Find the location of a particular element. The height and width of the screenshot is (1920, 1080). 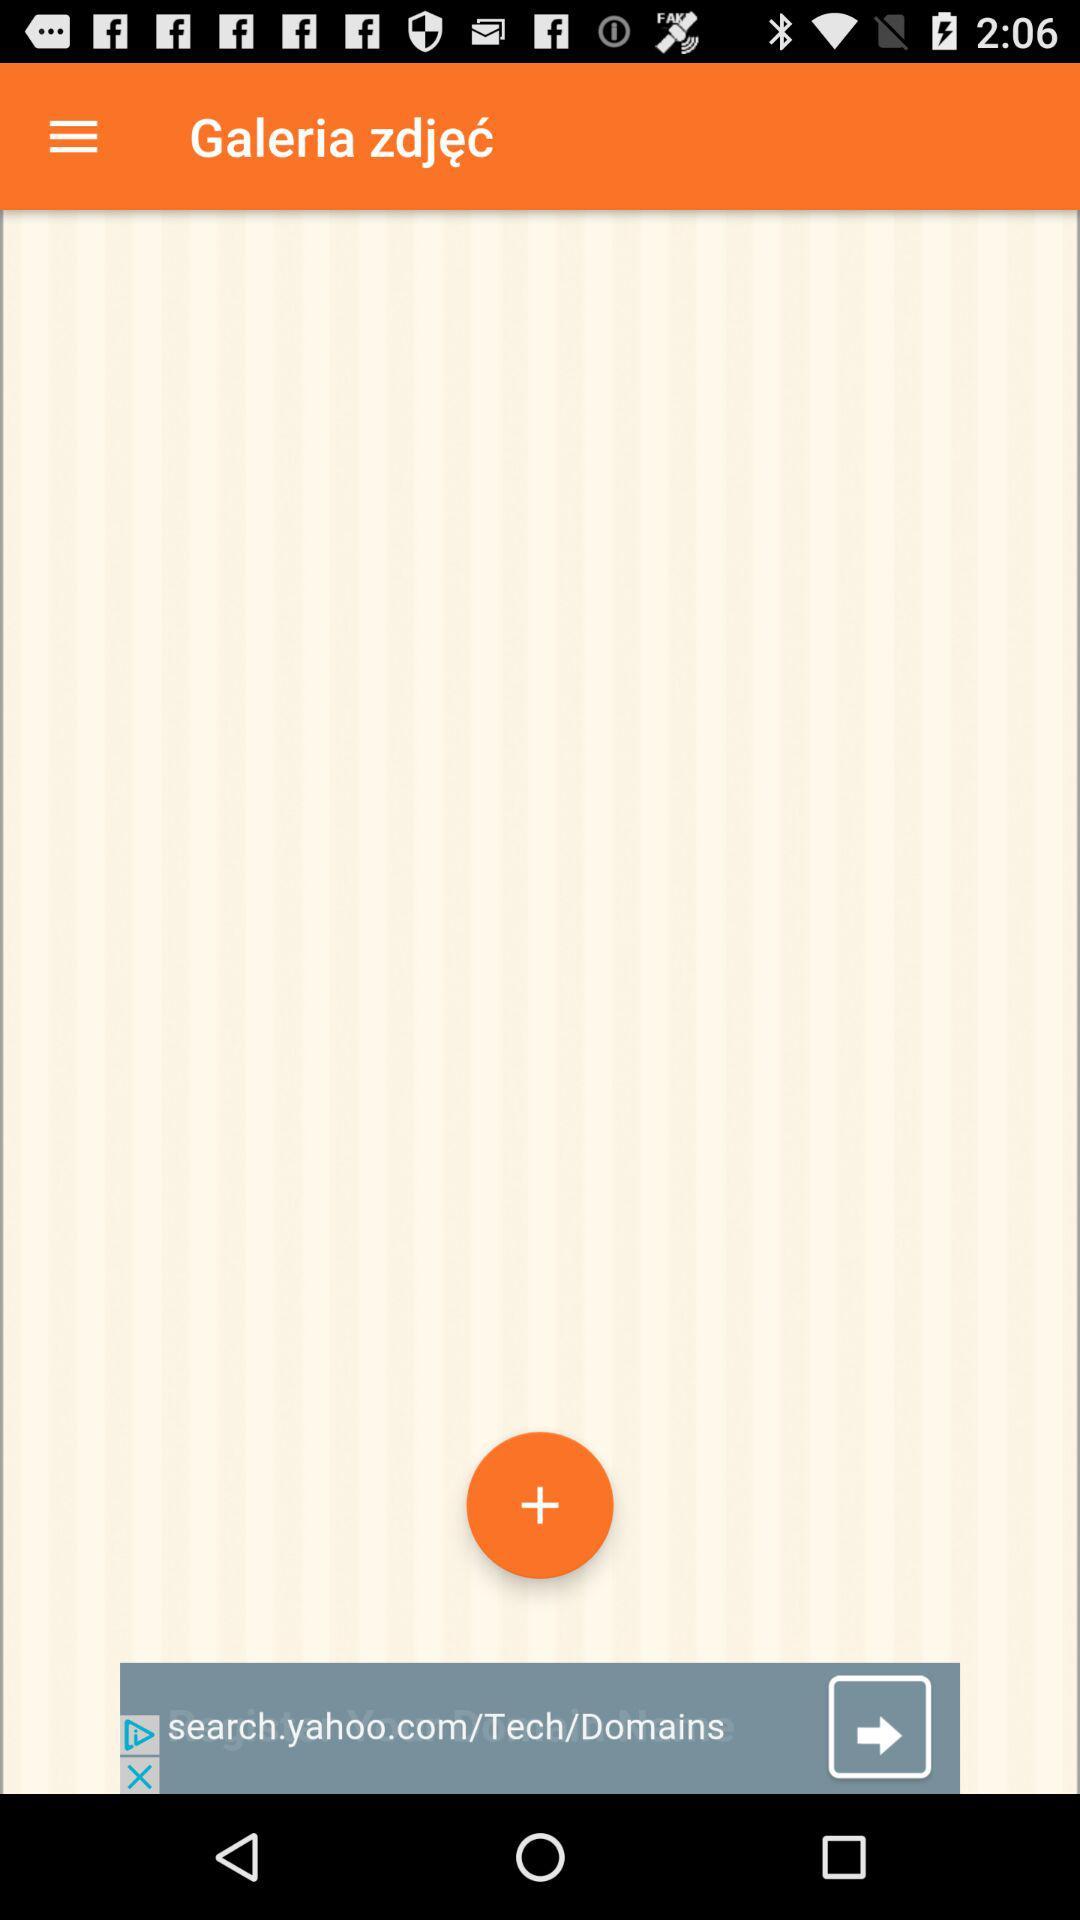

the add icon is located at coordinates (540, 1610).